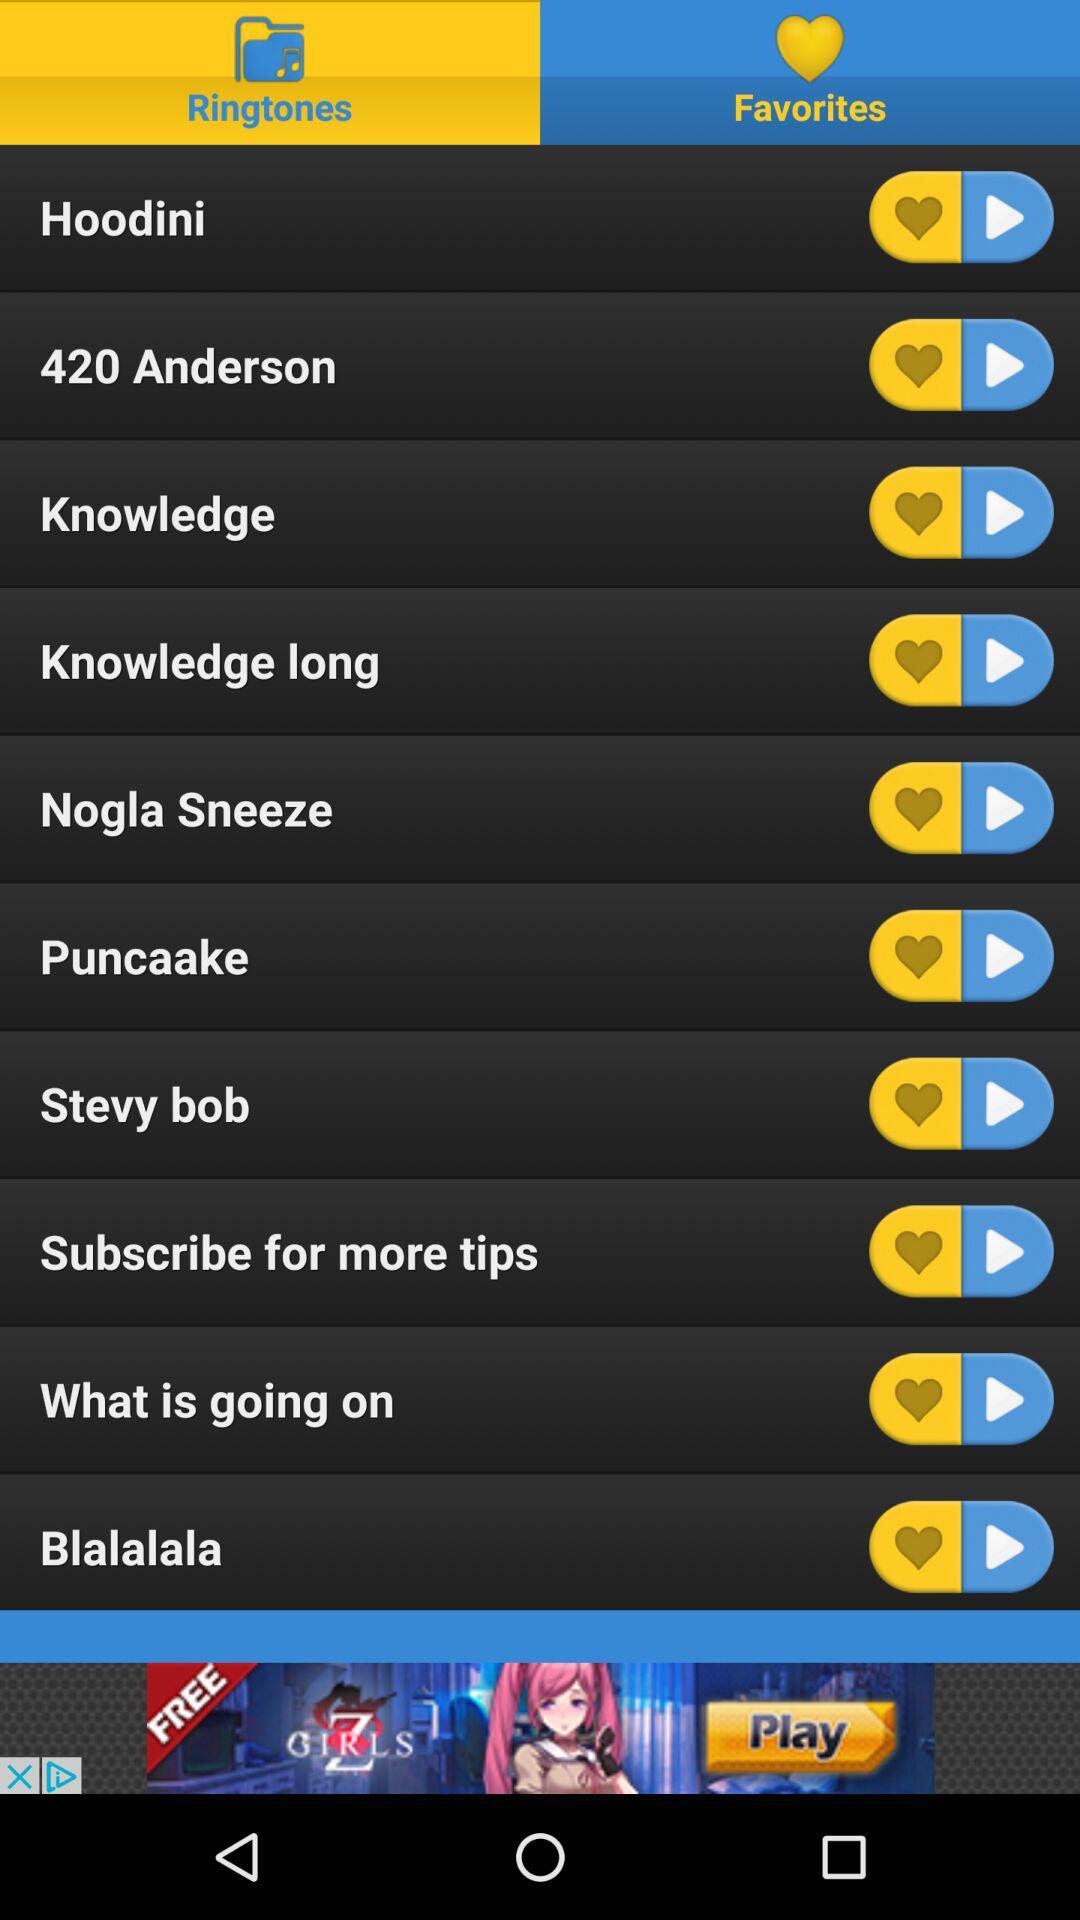 This screenshot has width=1080, height=1920. Describe the element at coordinates (915, 1545) in the screenshot. I see `favorite` at that location.